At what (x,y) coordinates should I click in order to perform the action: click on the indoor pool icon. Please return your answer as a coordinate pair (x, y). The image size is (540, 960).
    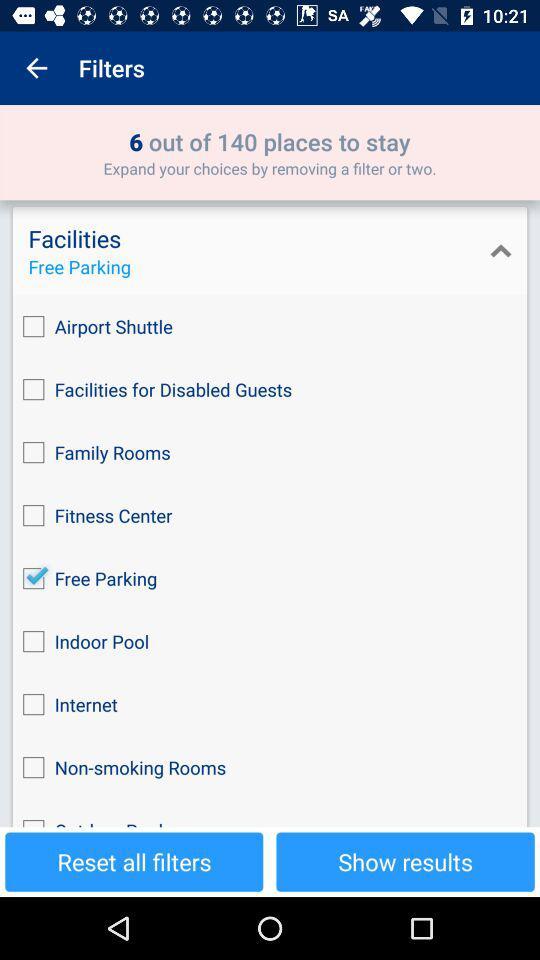
    Looking at the image, I should click on (270, 640).